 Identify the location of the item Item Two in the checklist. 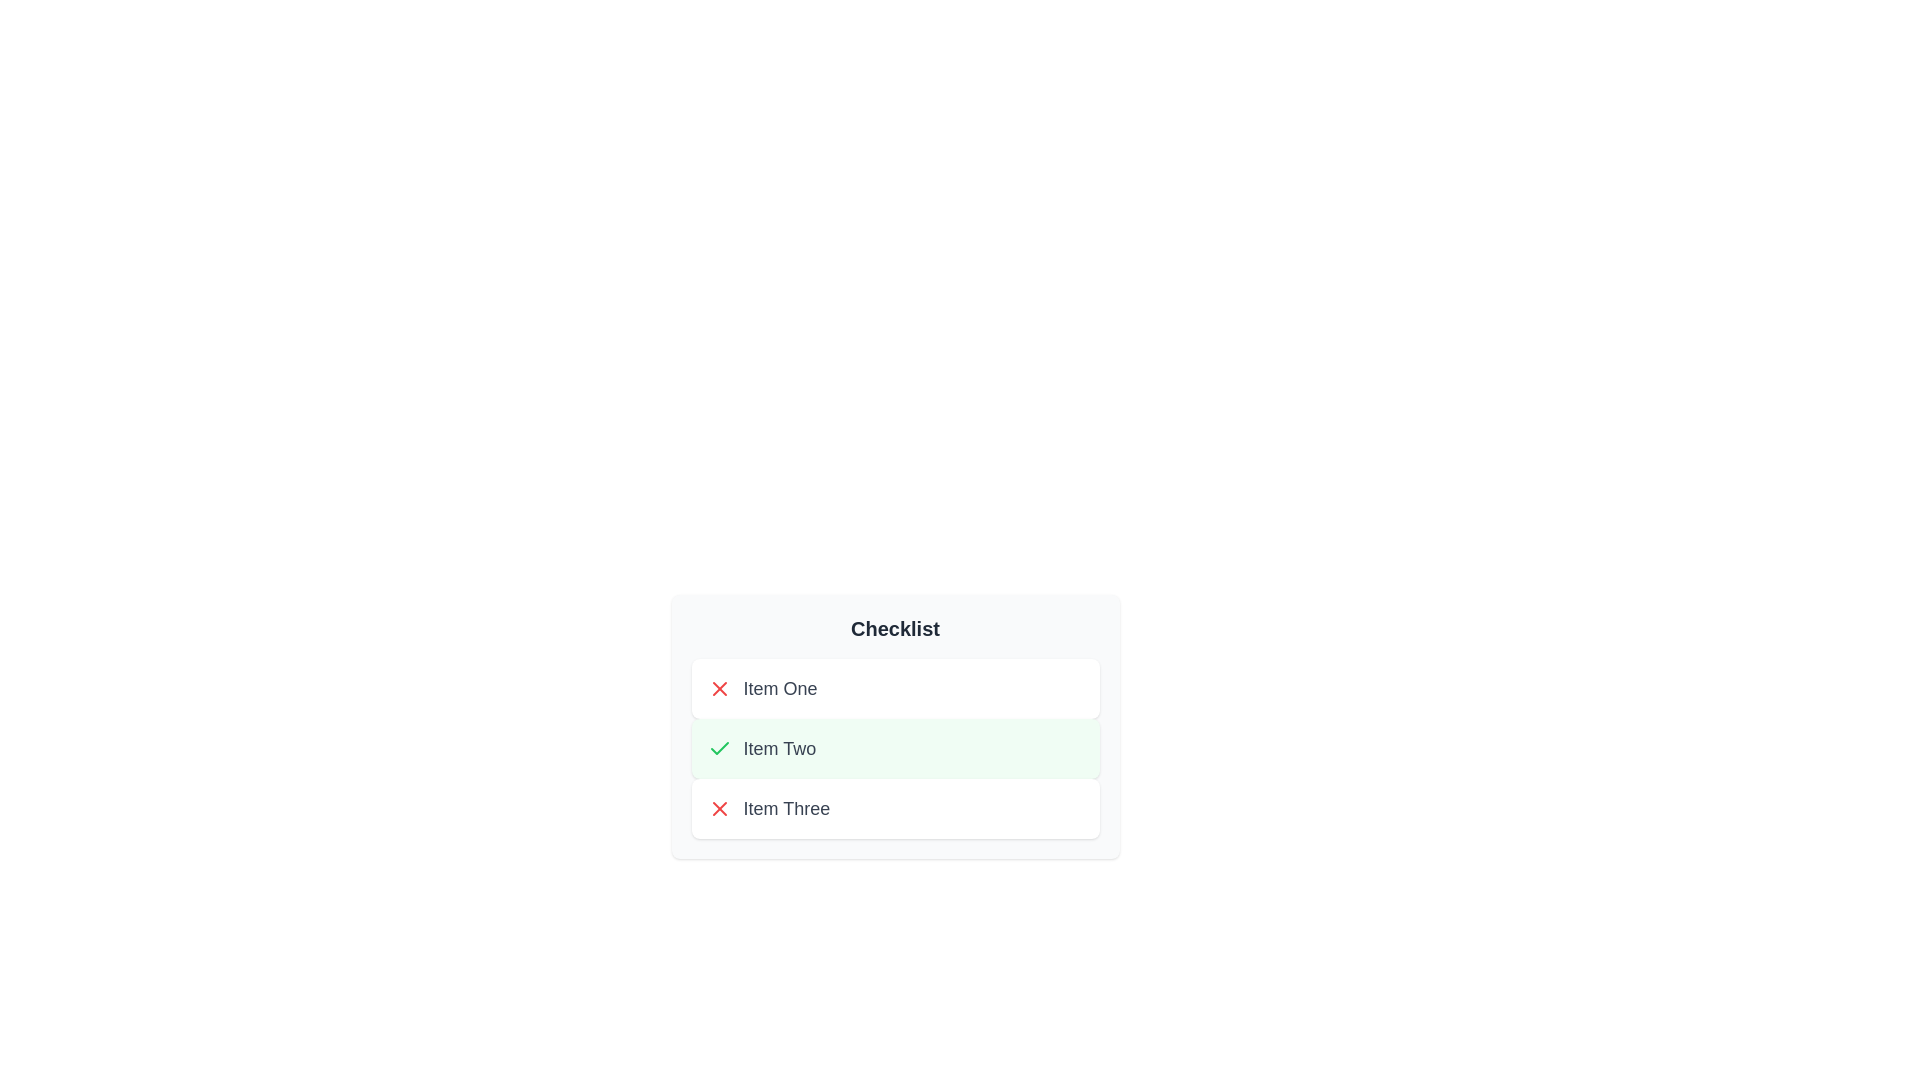
(894, 748).